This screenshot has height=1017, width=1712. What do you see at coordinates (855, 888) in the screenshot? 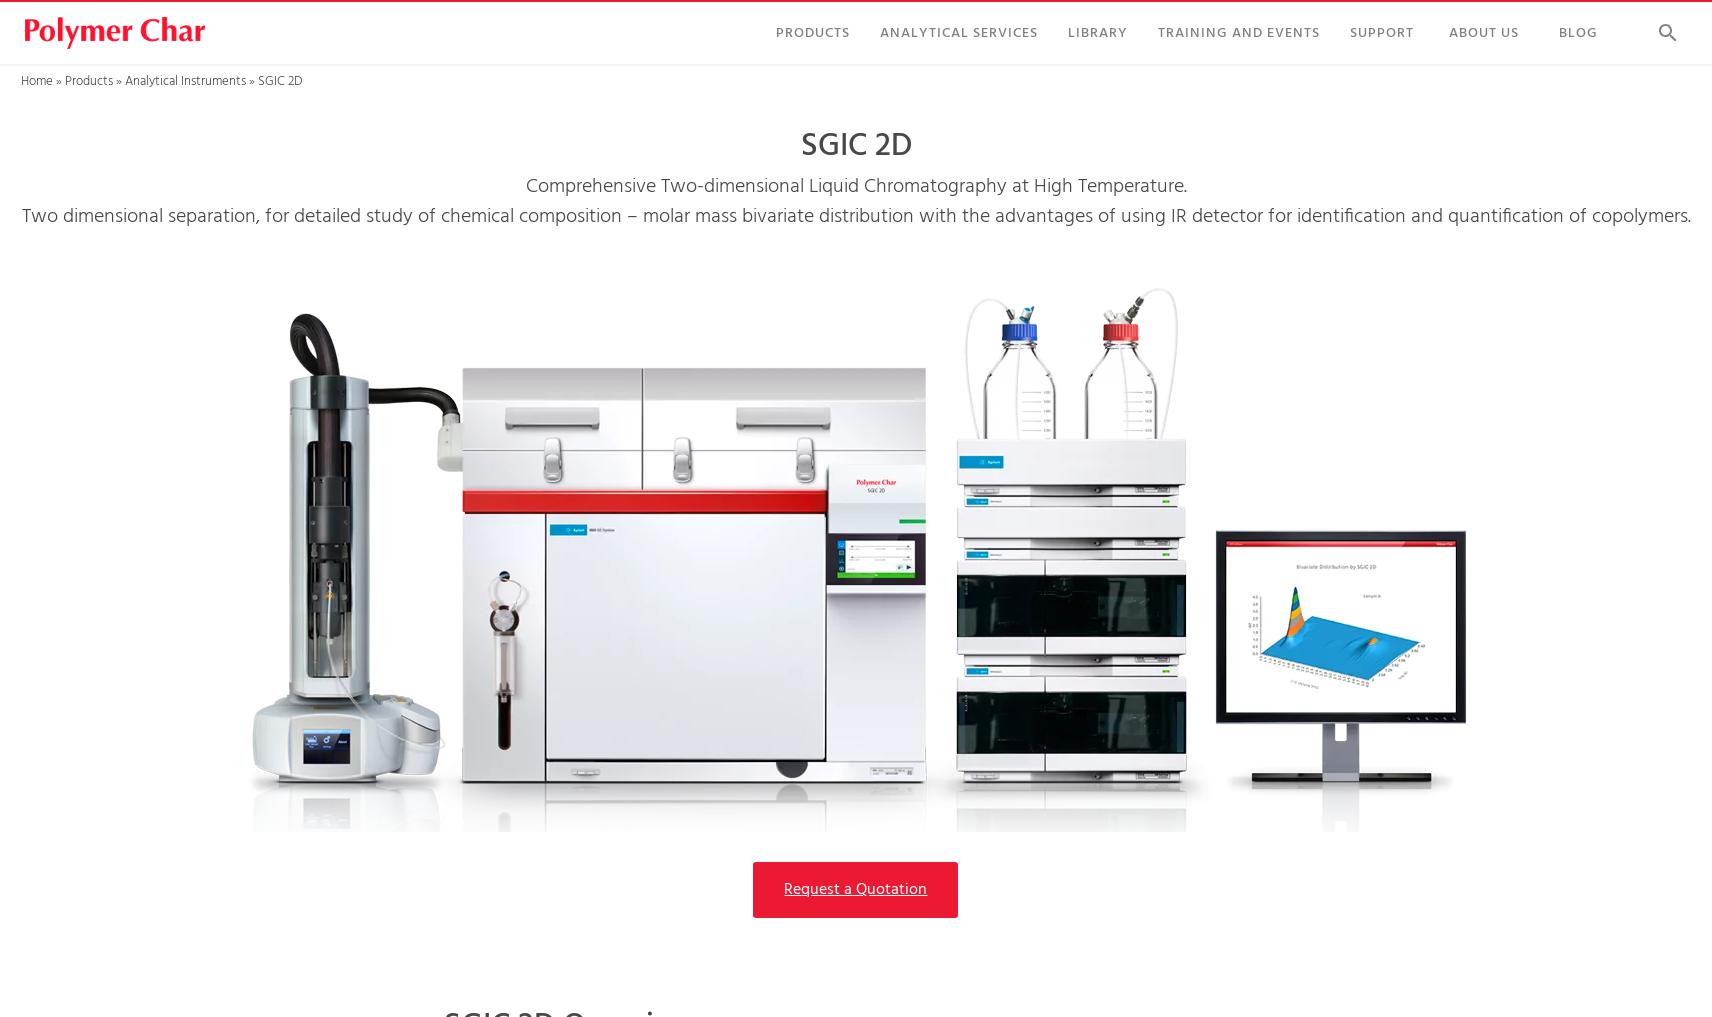
I see `'Request a Quotation'` at bounding box center [855, 888].